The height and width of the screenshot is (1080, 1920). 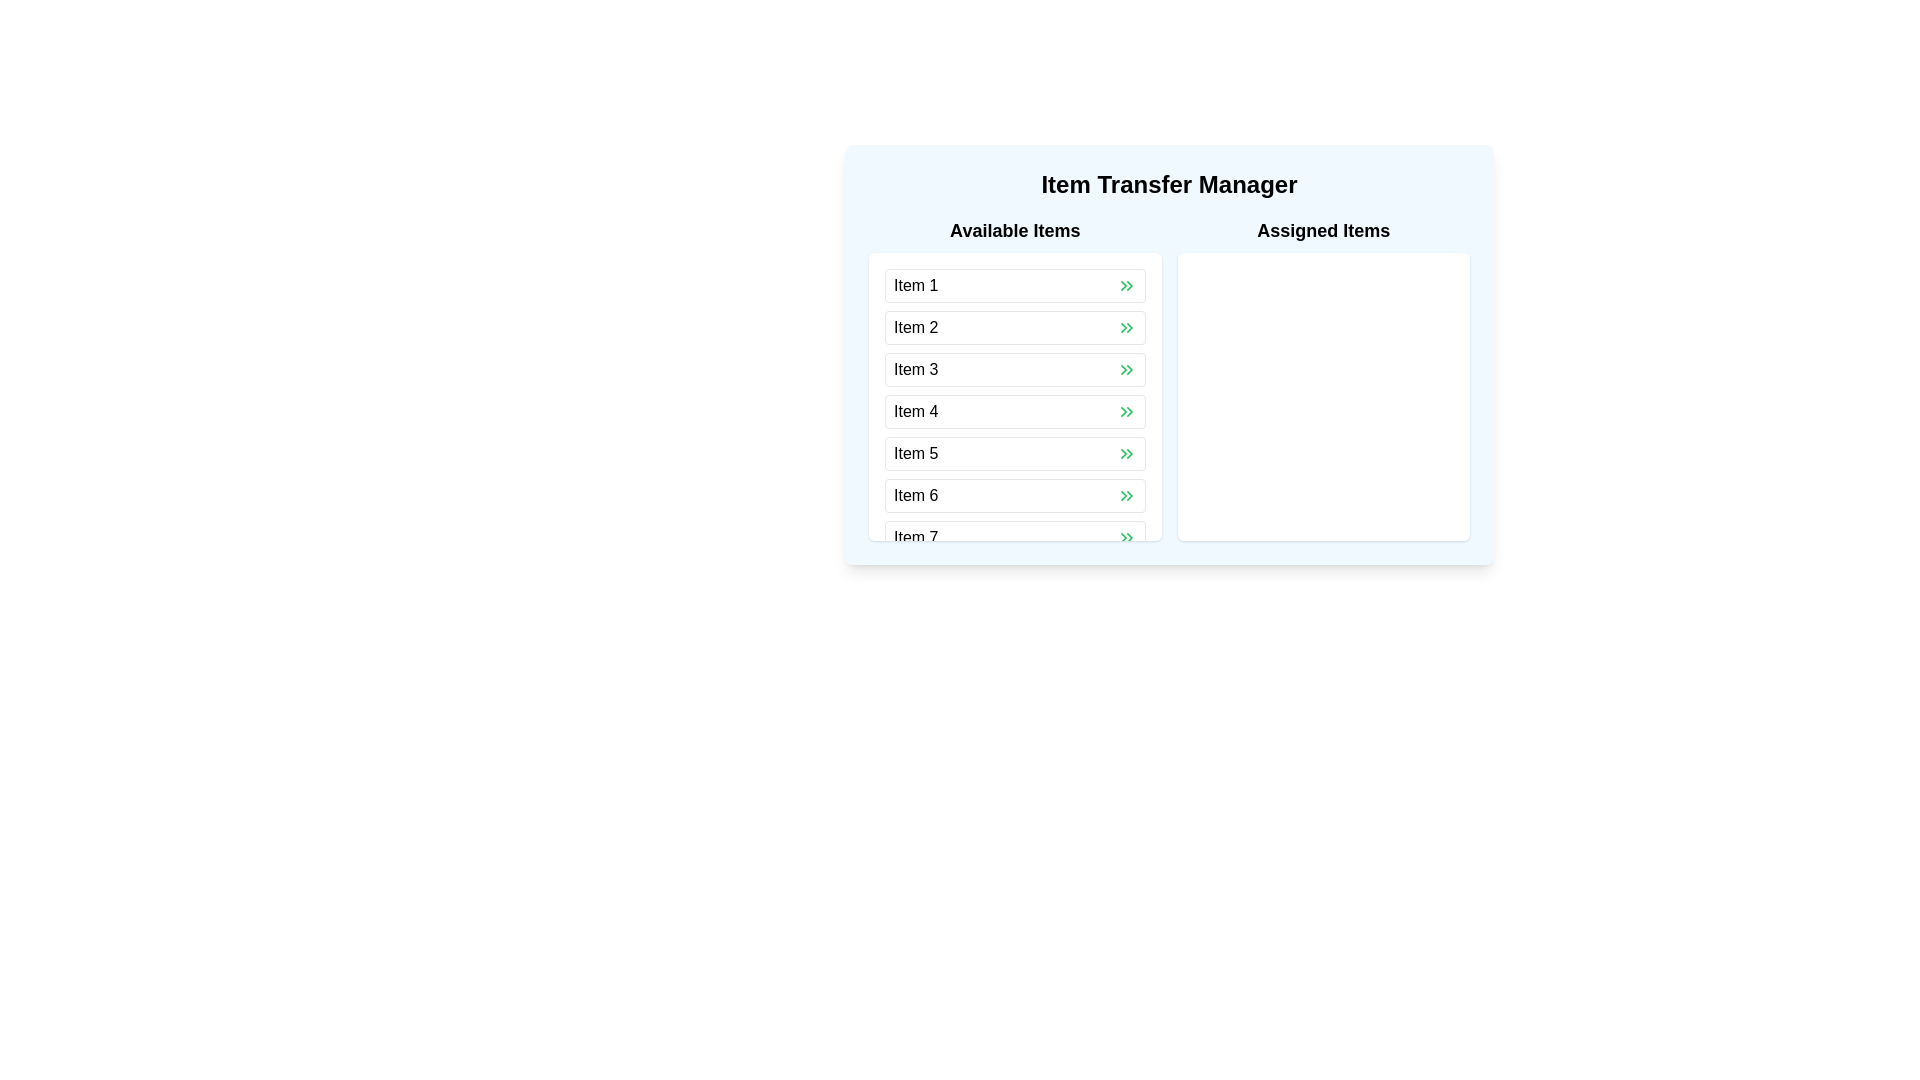 What do you see at coordinates (1015, 495) in the screenshot?
I see `the List Item labeled 'Item 6' which is the sixth item in the 'Available Items' list to focus it` at bounding box center [1015, 495].